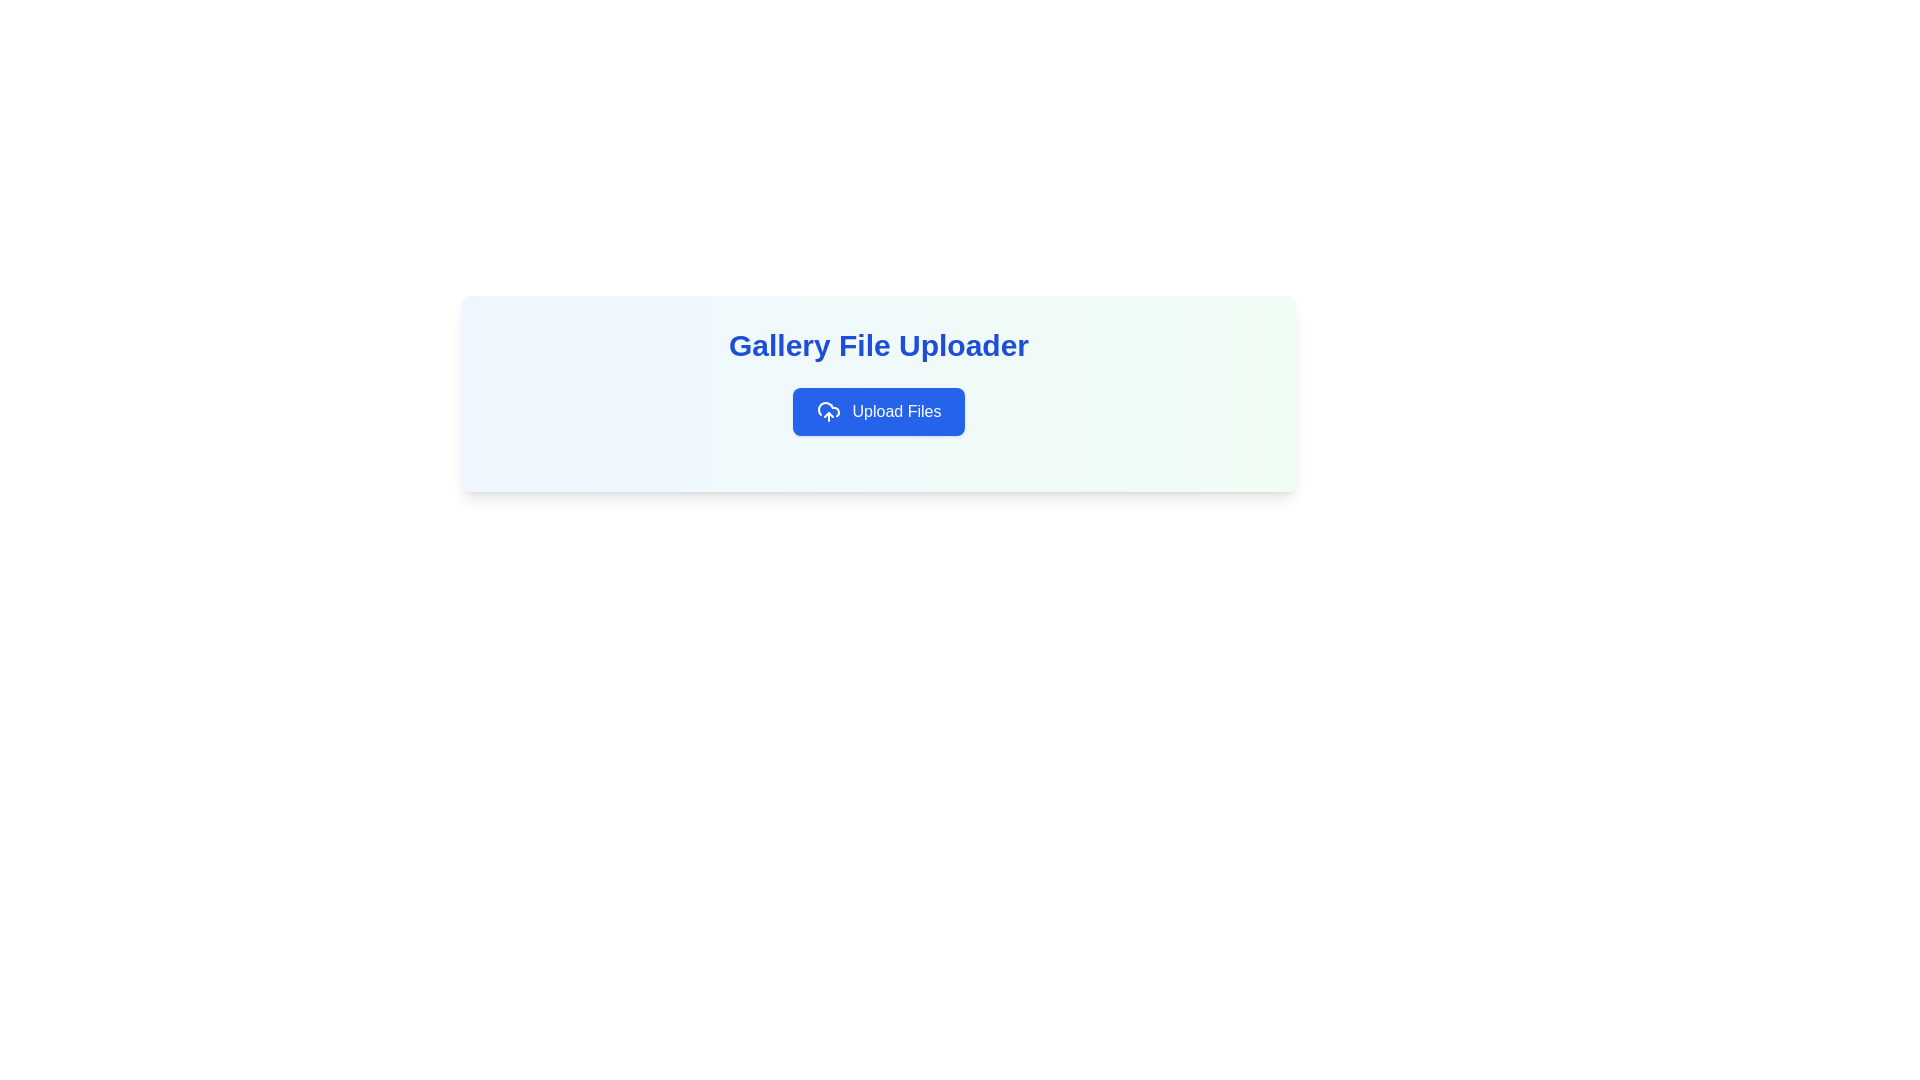 This screenshot has width=1920, height=1080. I want to click on the 'Upload Files' button located below the 'Gallery File Uploader' title to observe hover effects, so click(878, 411).